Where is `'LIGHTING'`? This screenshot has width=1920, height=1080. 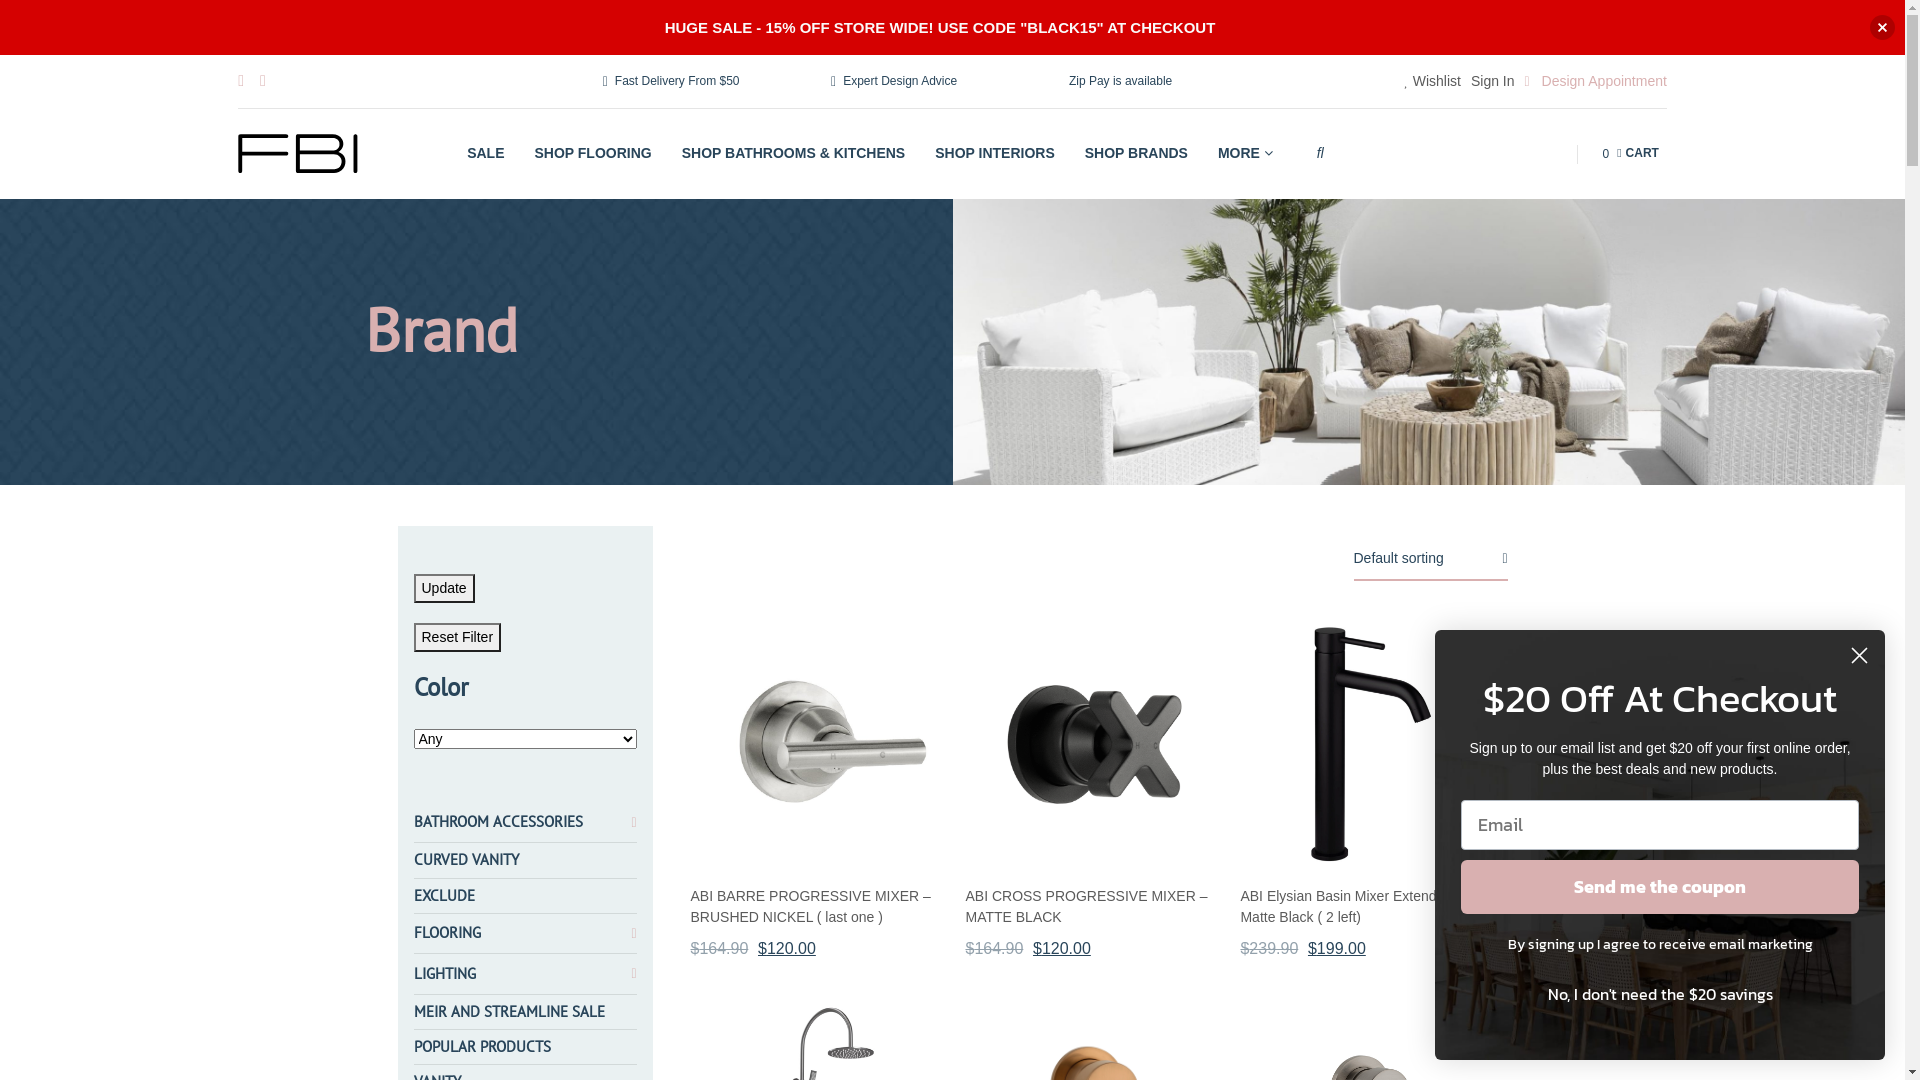 'LIGHTING' is located at coordinates (444, 973).